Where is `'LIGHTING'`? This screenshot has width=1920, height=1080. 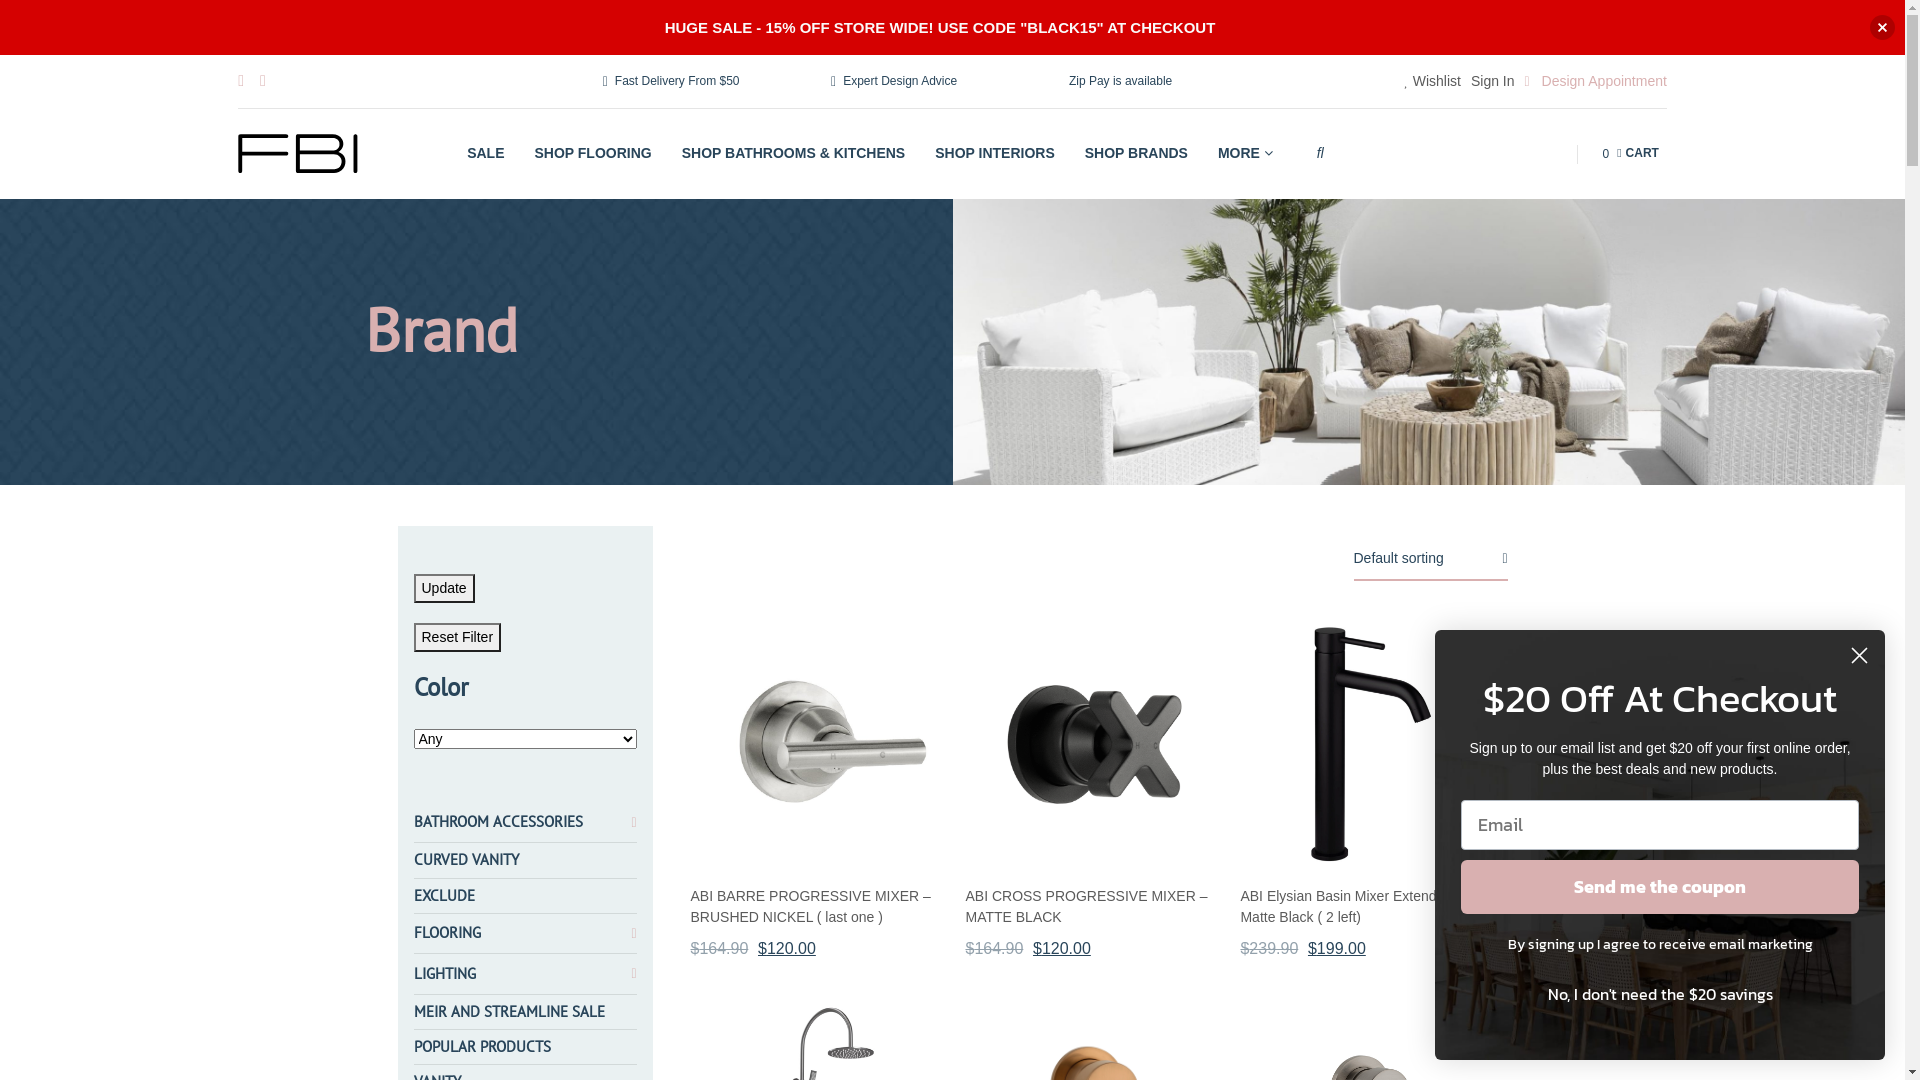 'LIGHTING' is located at coordinates (444, 973).